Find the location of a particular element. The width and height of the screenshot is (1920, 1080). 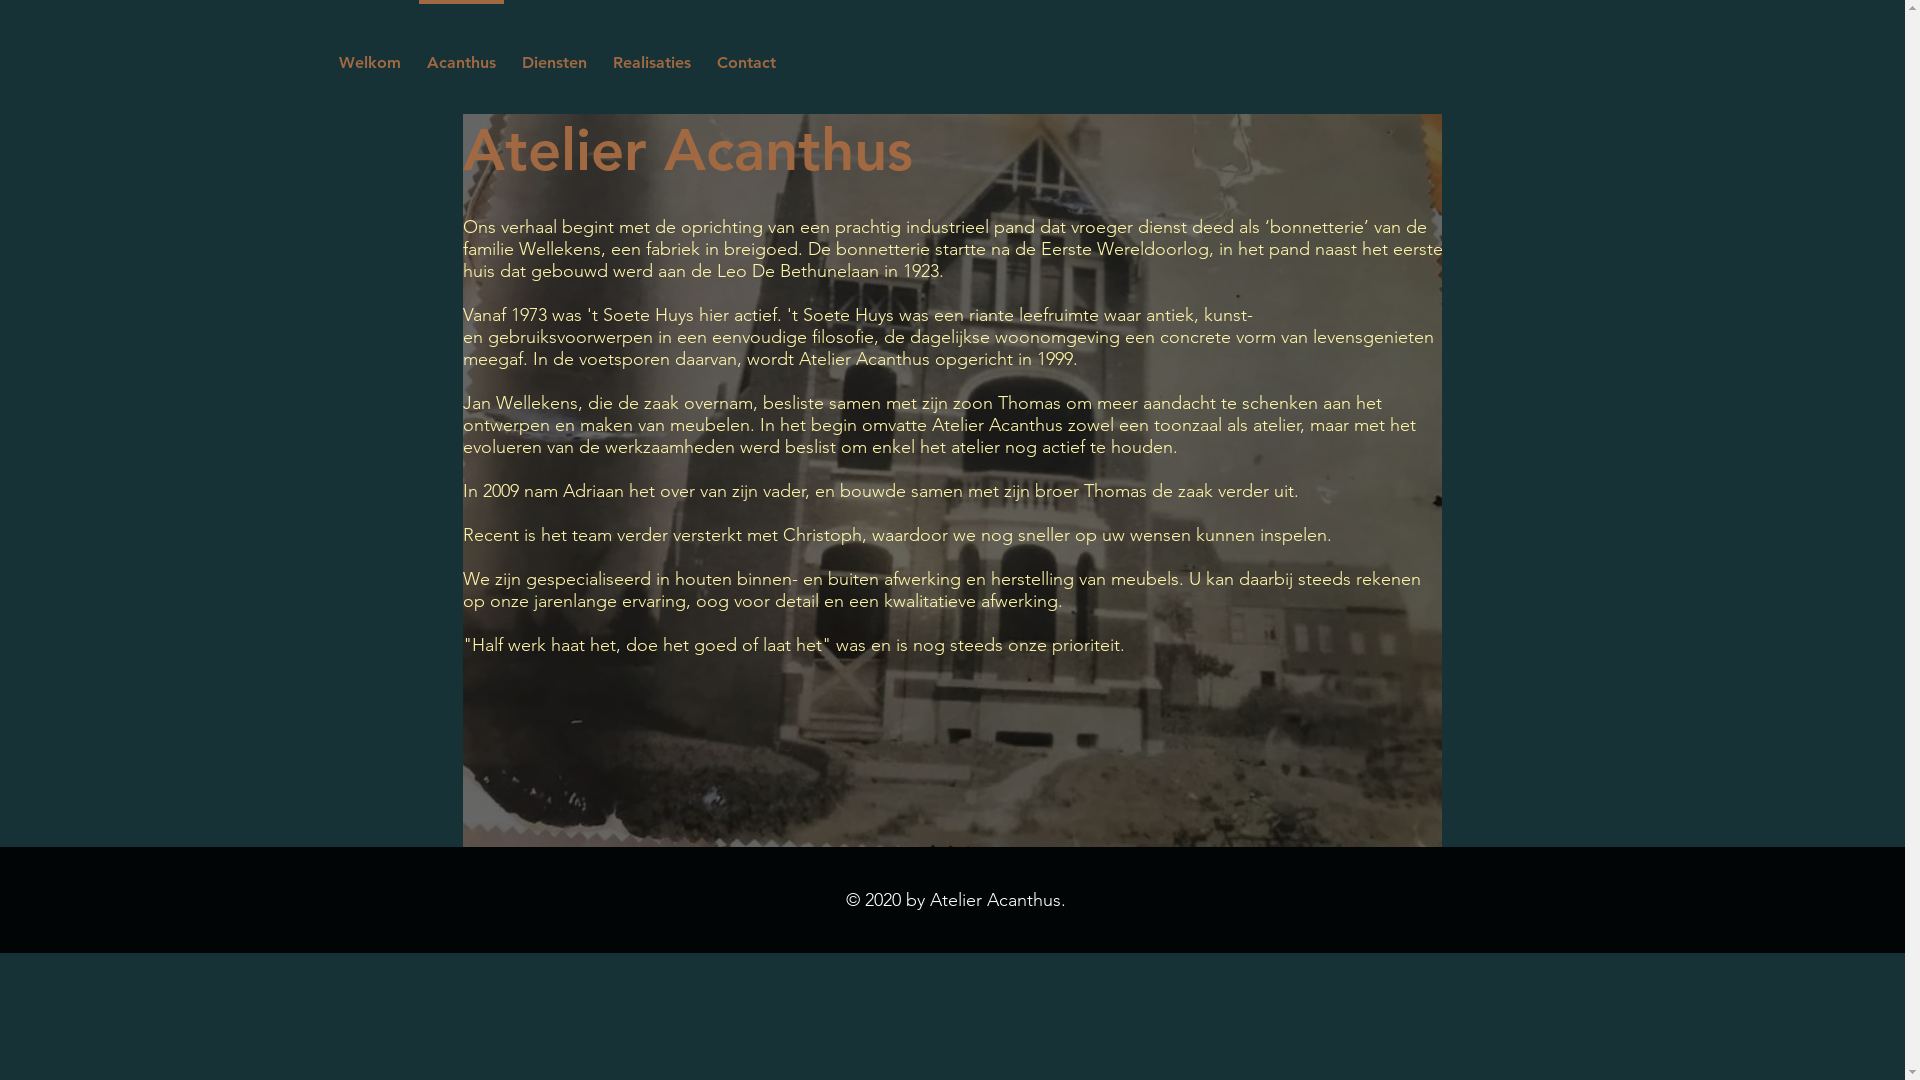

'Diensten' is located at coordinates (553, 52).